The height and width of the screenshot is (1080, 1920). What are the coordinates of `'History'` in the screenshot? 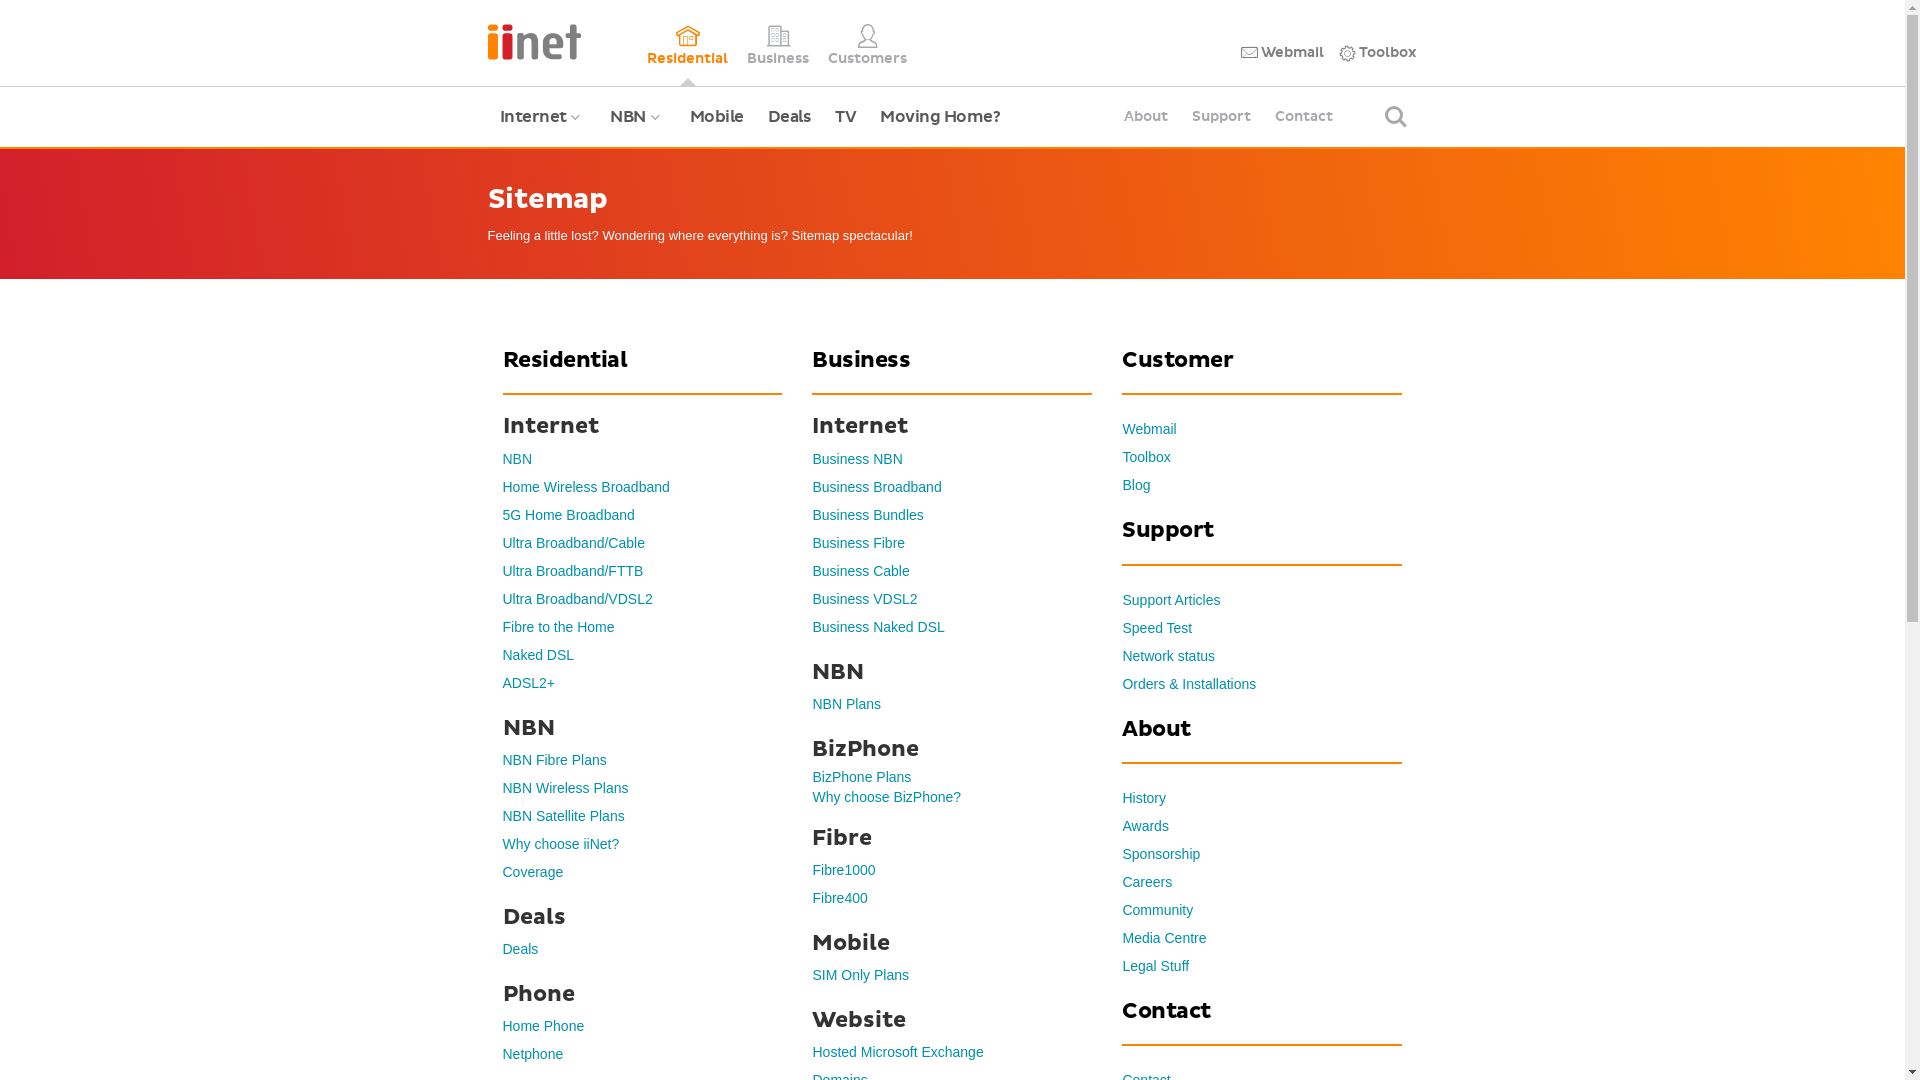 It's located at (1122, 797).